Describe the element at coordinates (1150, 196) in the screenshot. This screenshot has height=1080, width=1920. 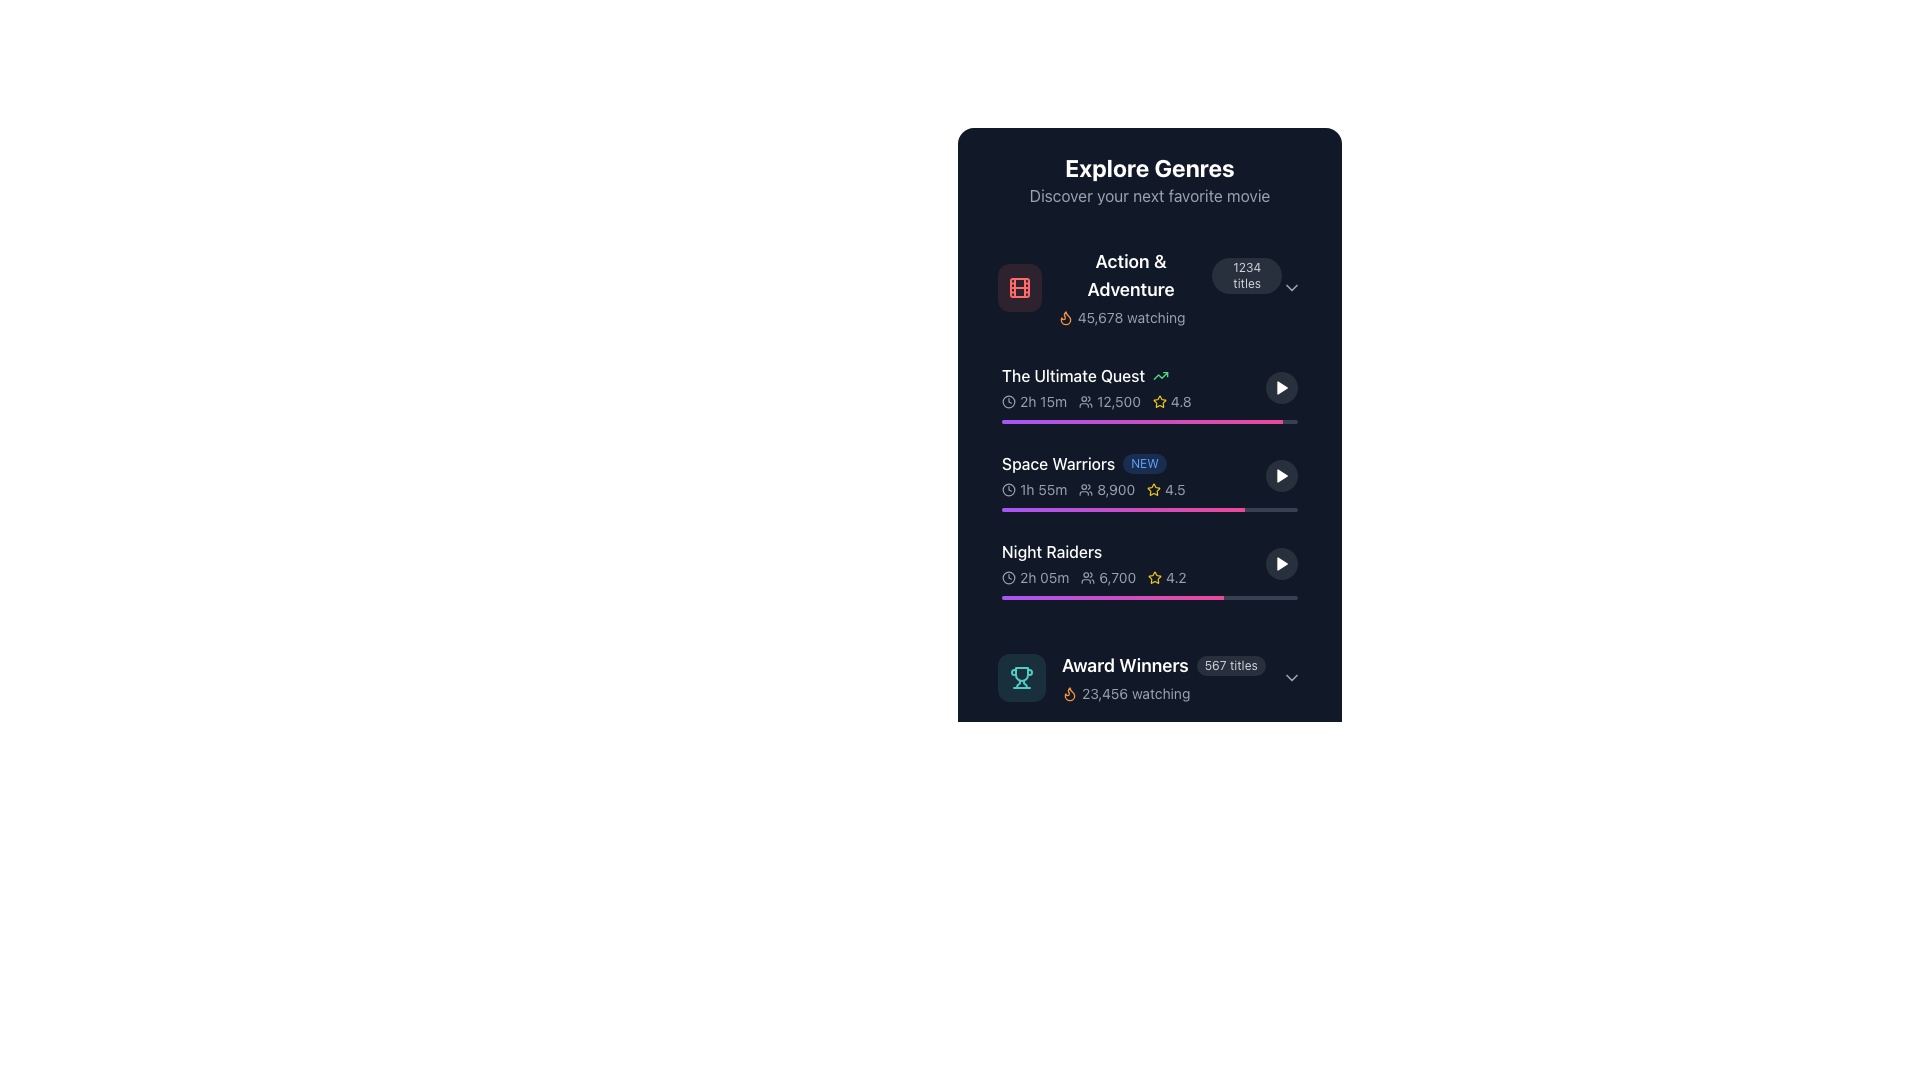
I see `the grey text label that reads 'Discover your next favorite movie', which is positioned below the bold white 'Explore Genres' heading` at that location.